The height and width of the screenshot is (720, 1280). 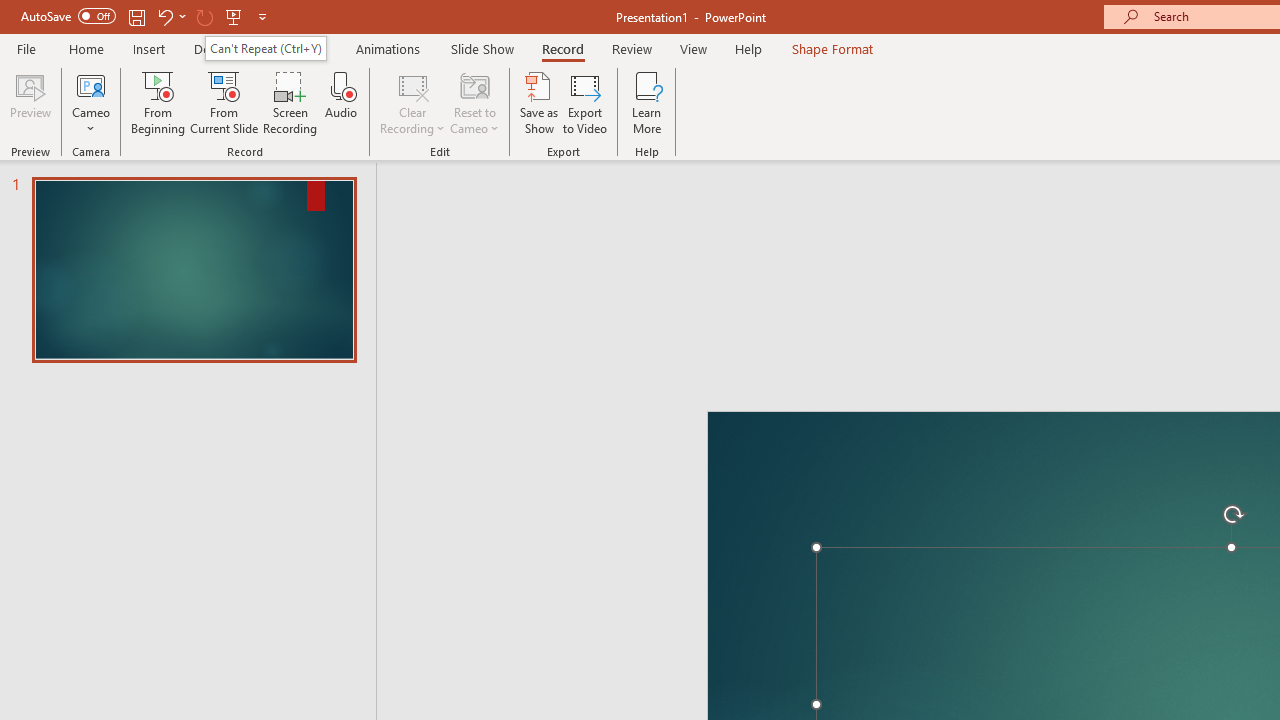 I want to click on 'From Current Slide...', so click(x=224, y=103).